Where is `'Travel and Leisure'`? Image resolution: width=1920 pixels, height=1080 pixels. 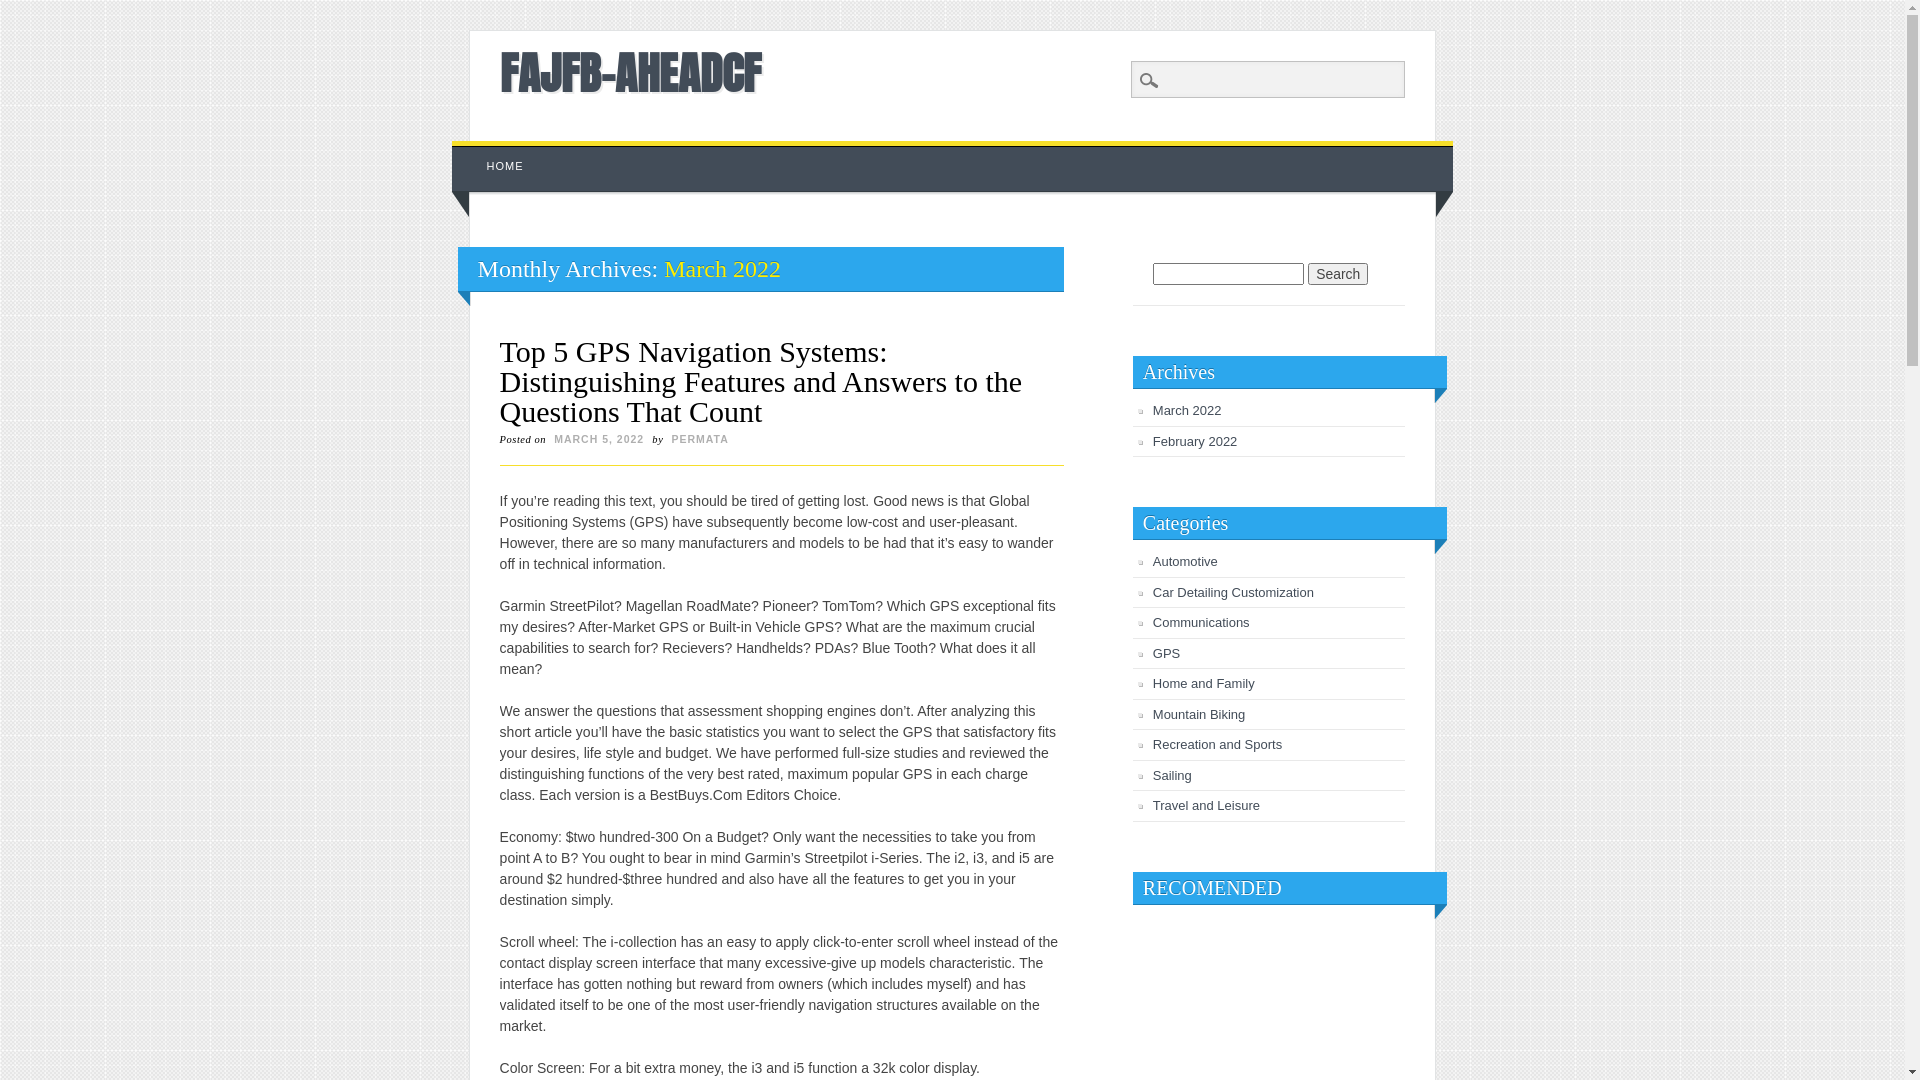 'Travel and Leisure' is located at coordinates (1205, 804).